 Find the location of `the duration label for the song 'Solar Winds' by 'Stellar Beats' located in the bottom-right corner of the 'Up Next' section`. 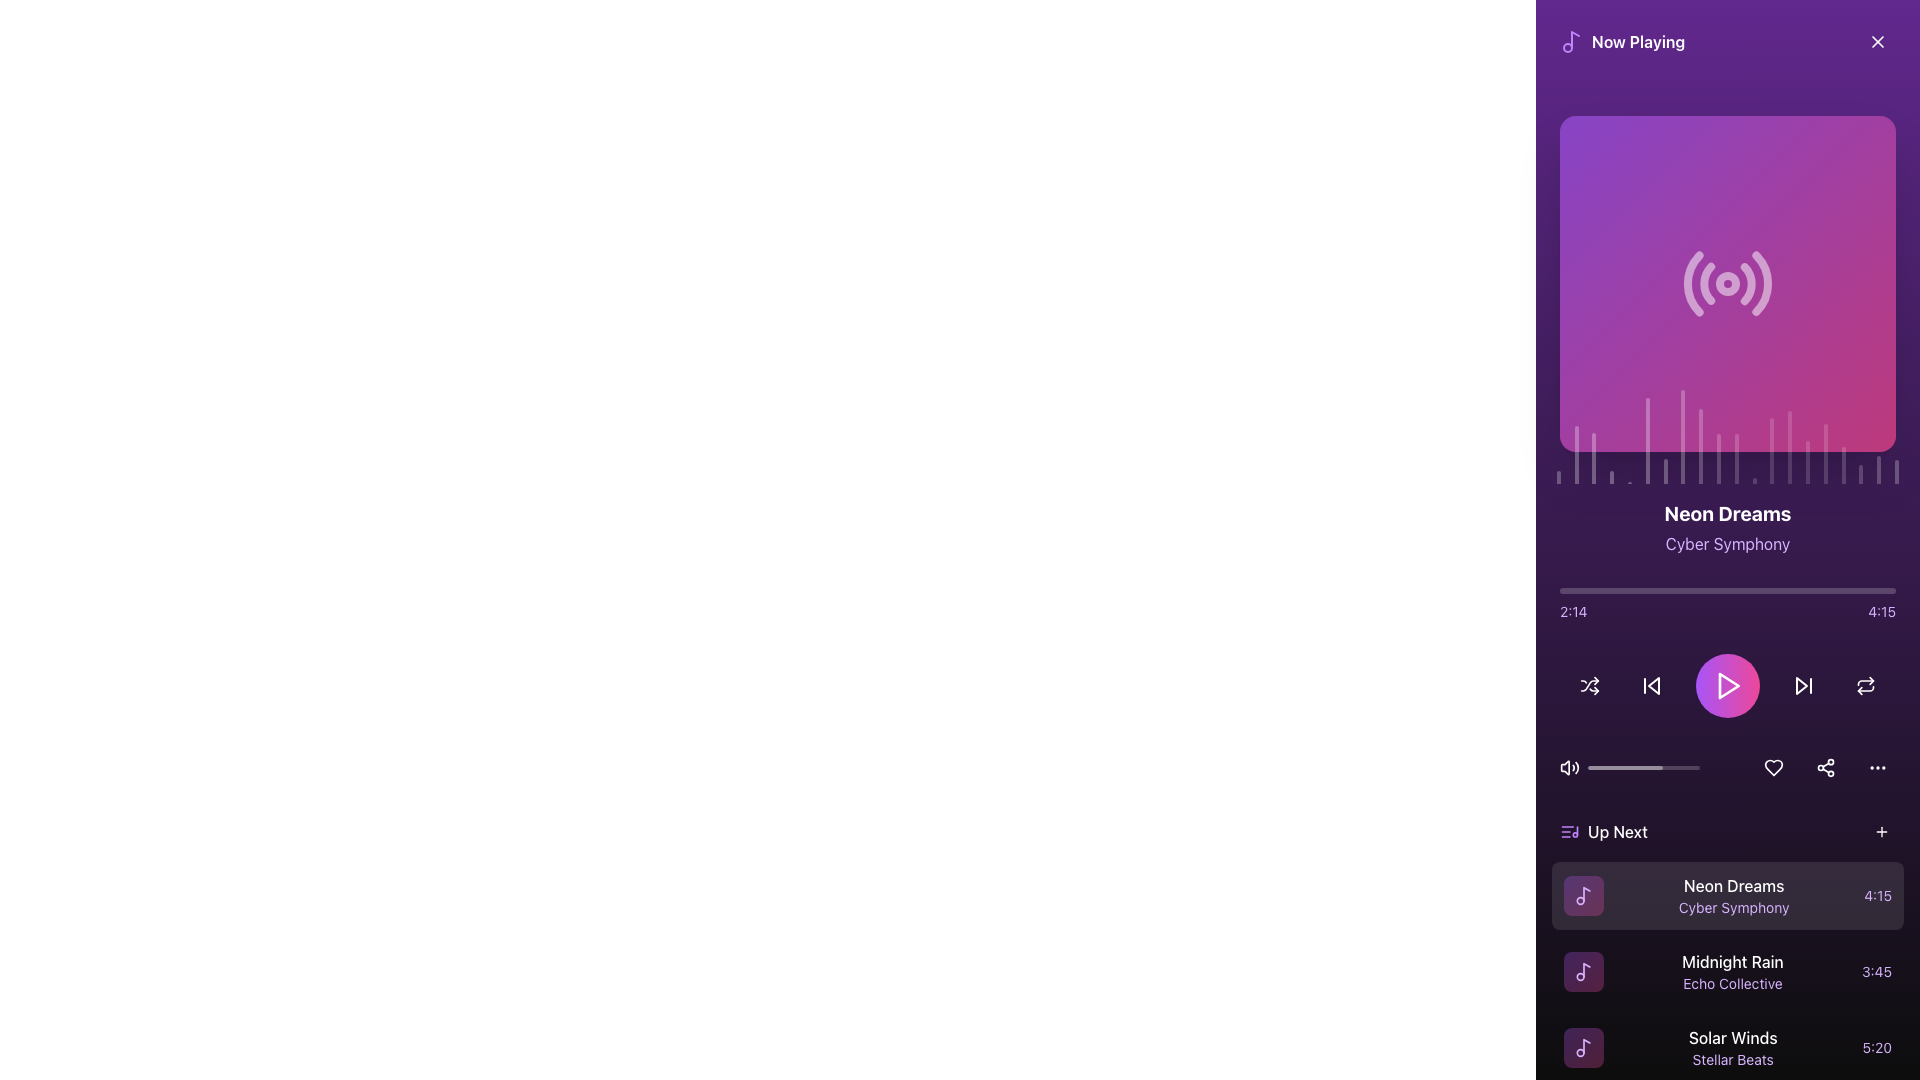

the duration label for the song 'Solar Winds' by 'Stellar Beats' located in the bottom-right corner of the 'Up Next' section is located at coordinates (1876, 1047).